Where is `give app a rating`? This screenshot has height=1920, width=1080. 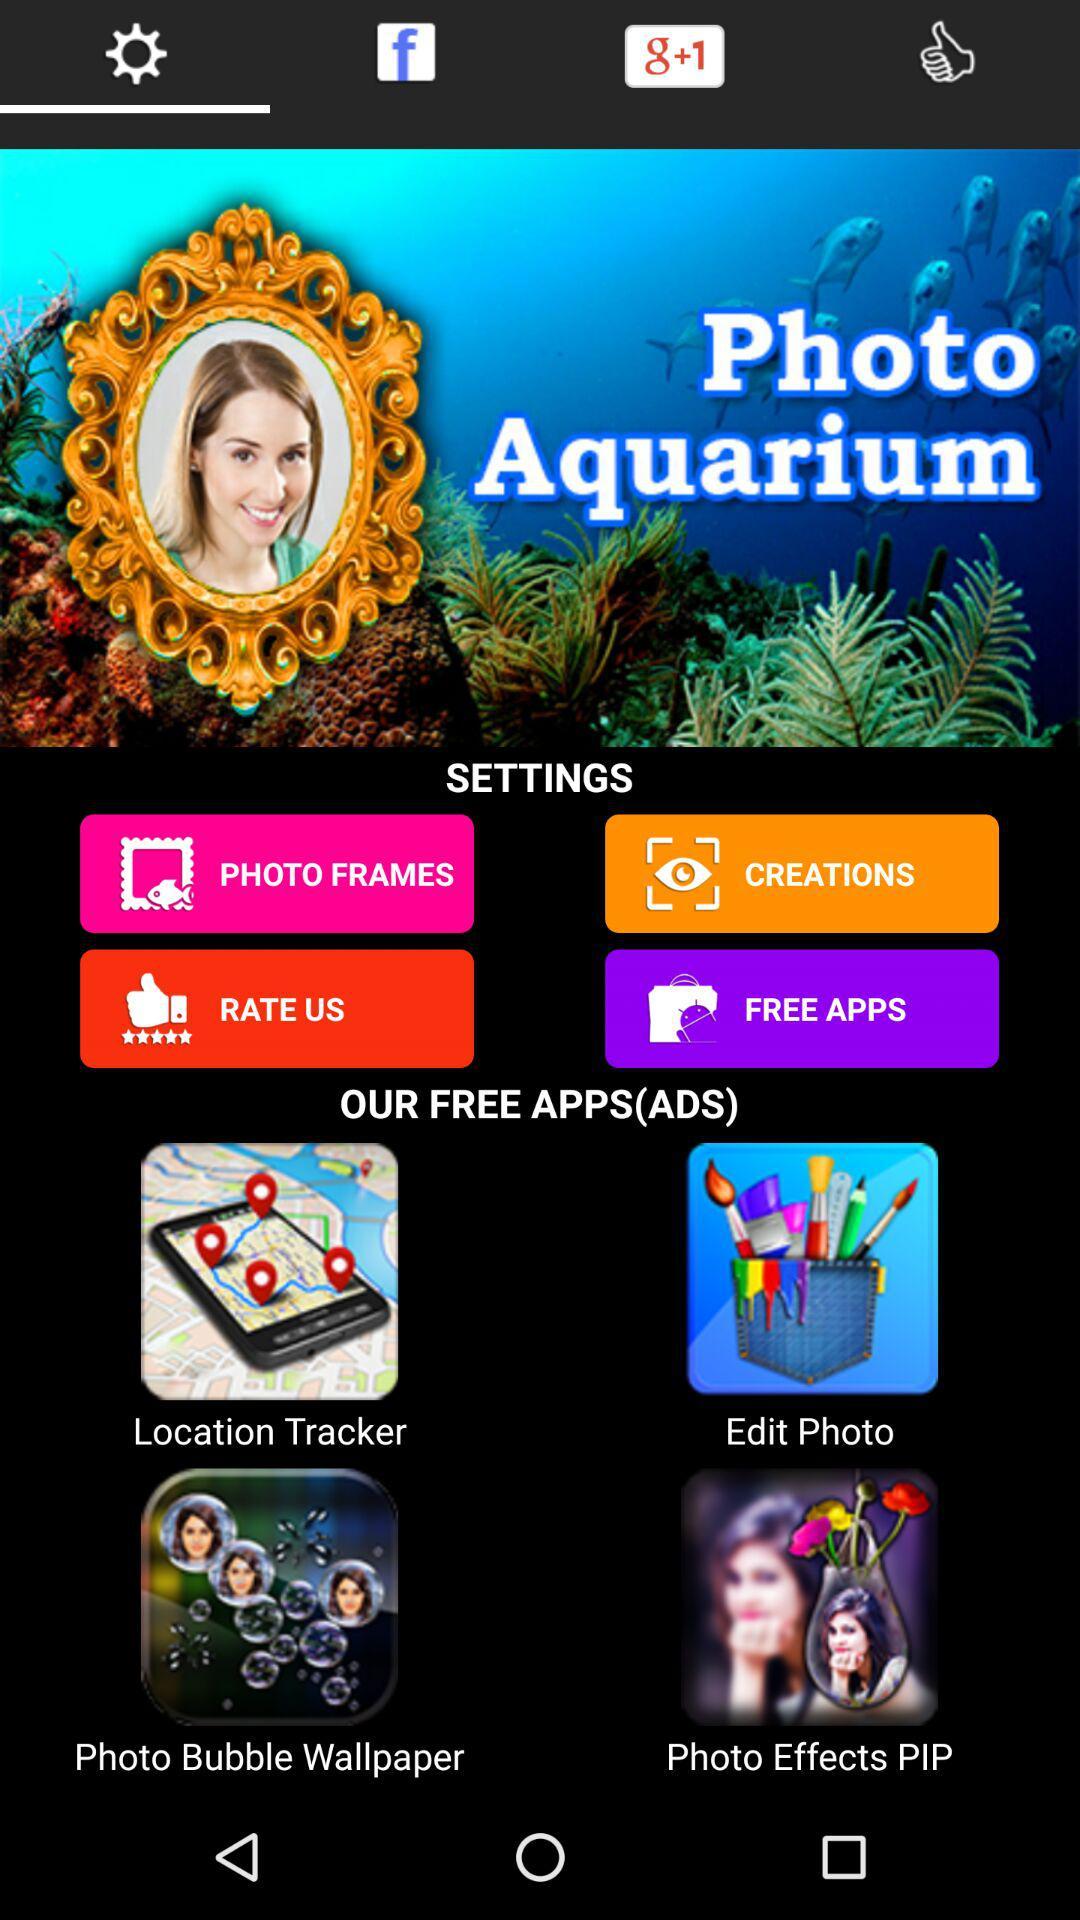
give app a rating is located at coordinates (155, 1008).